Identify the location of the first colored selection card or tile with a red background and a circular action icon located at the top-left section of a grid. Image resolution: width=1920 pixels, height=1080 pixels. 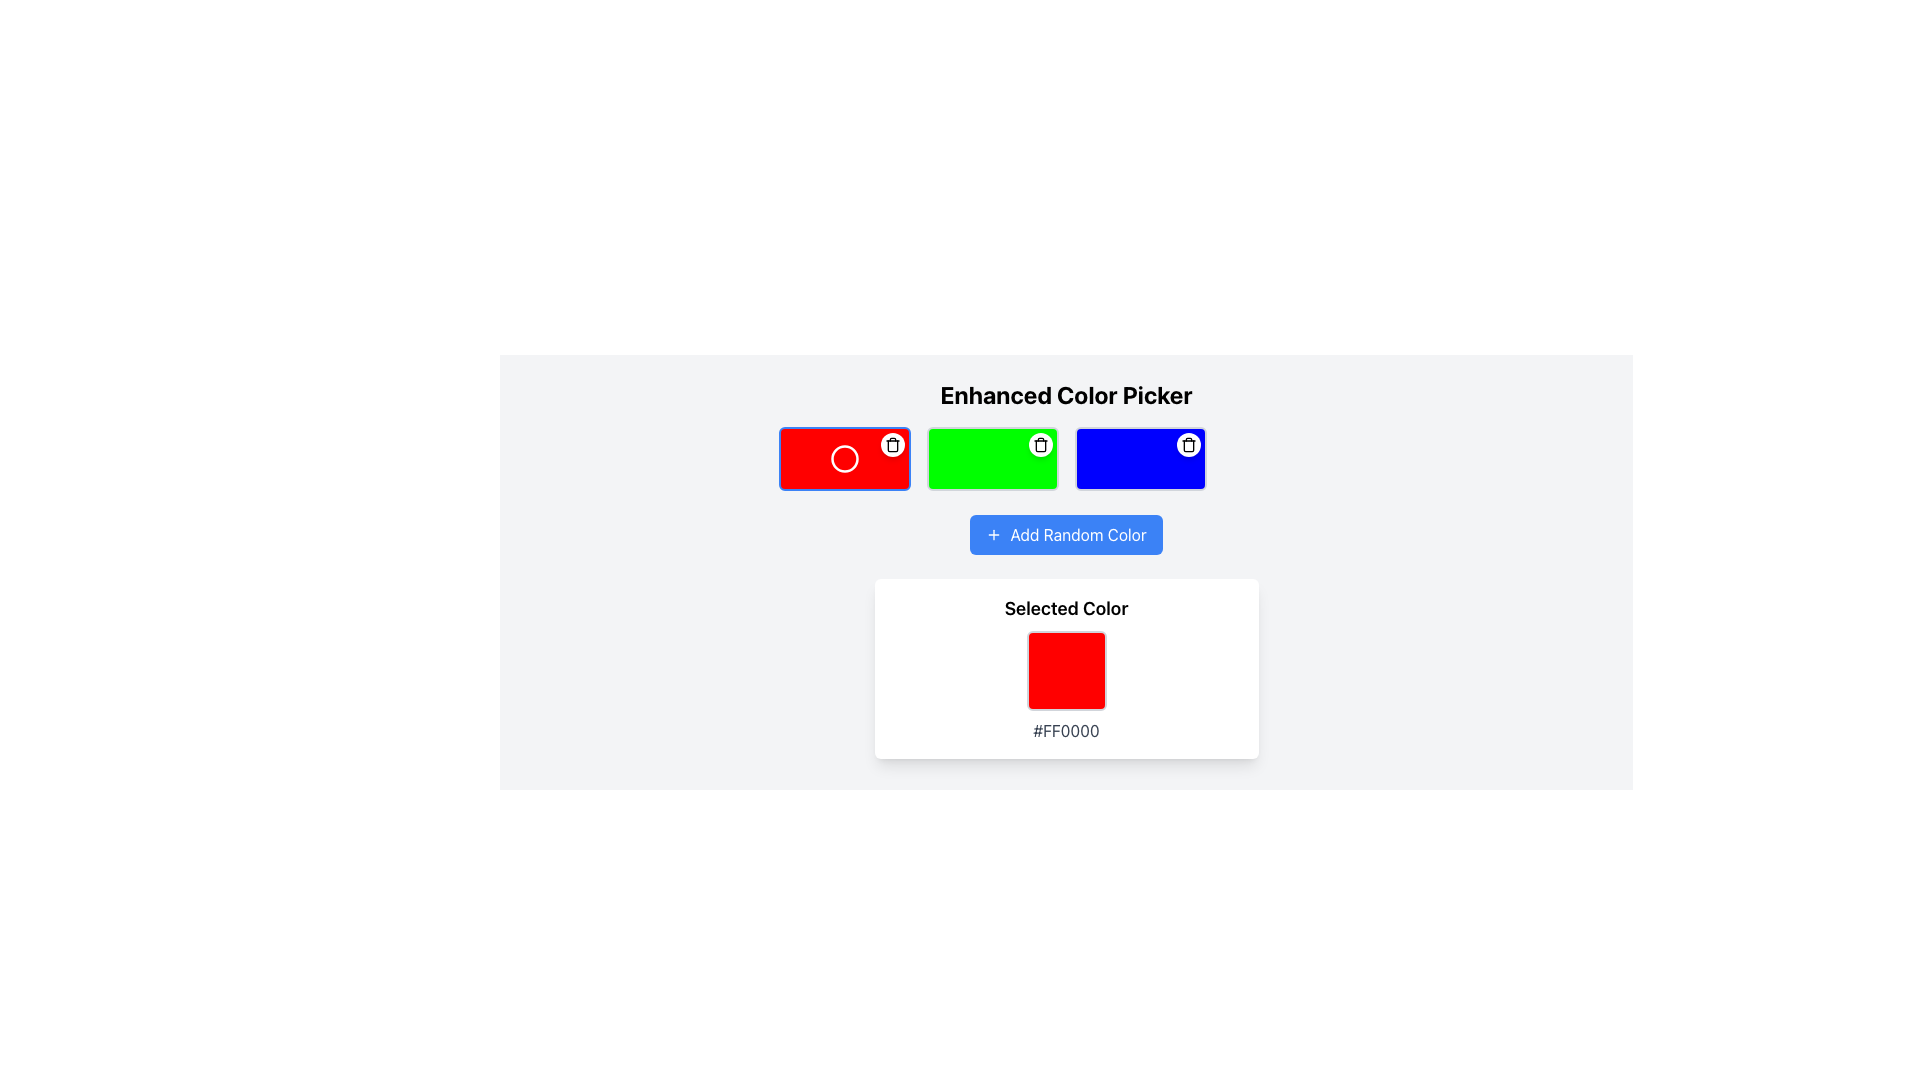
(844, 459).